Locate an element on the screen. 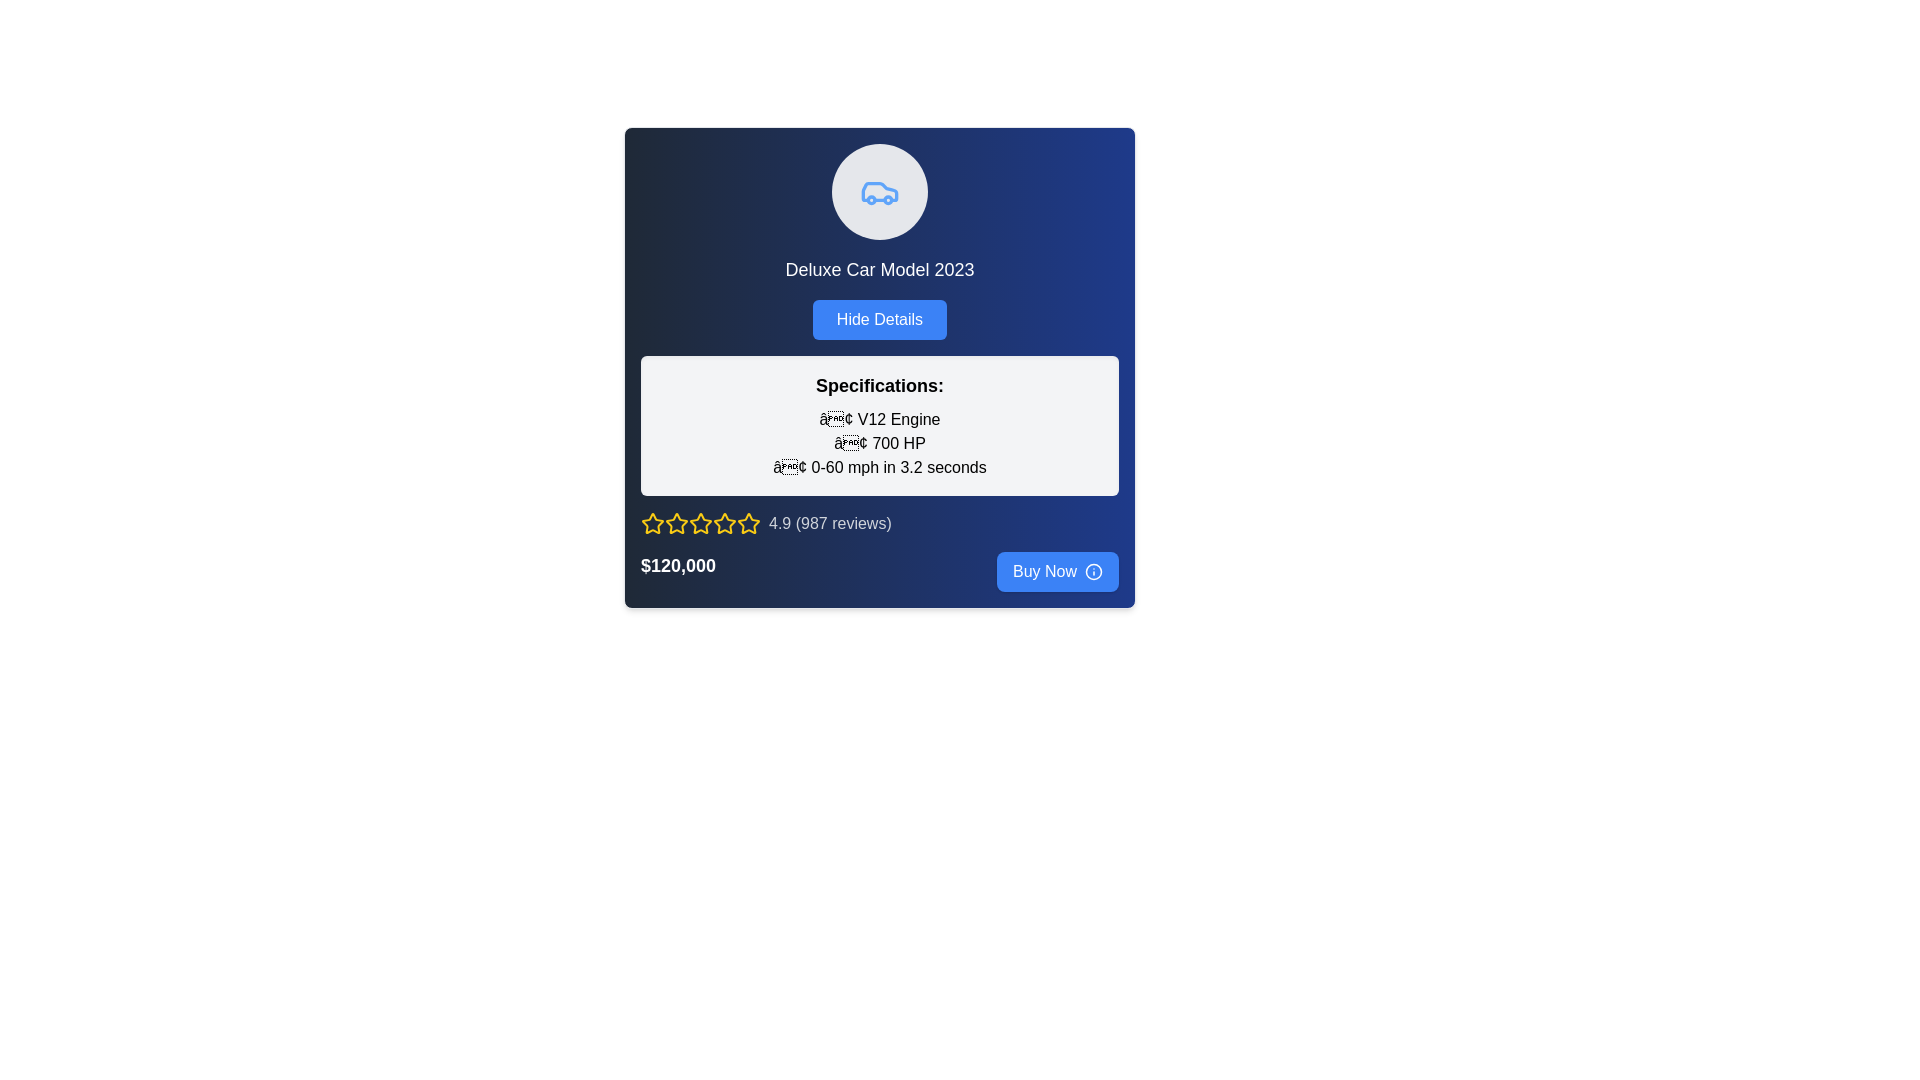  the descriptive text element that provides information about the performance specifications of the product, specifically its acceleration capability, which is the third item in a bulleted list of specifications is located at coordinates (879, 467).